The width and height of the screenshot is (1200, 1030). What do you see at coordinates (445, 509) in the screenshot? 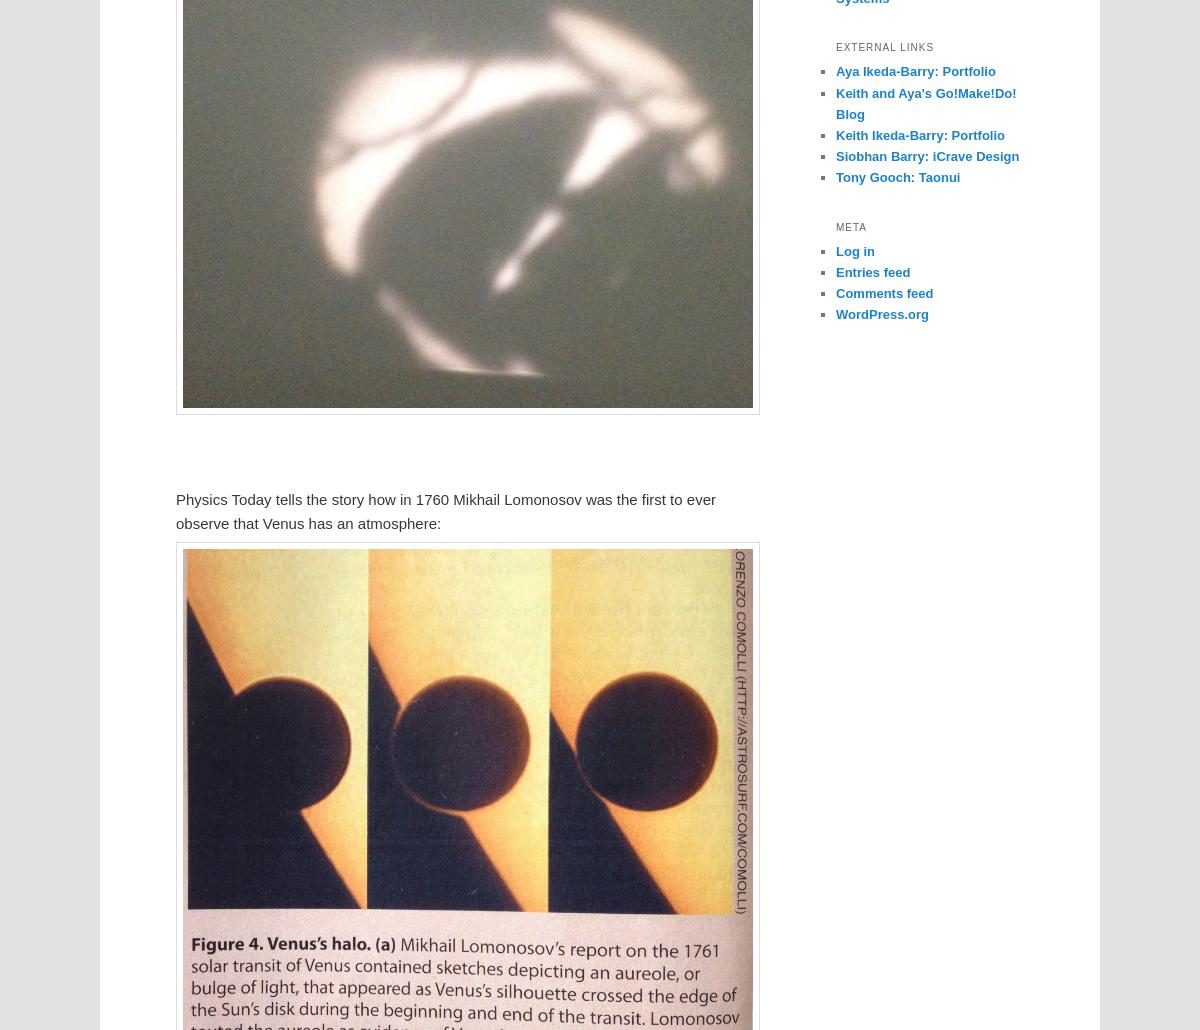
I see `'Physics Today tells the story how in 1760 Mikhail Lomonosov was the first to ever observe that Venus has an atmosphere:'` at bounding box center [445, 509].